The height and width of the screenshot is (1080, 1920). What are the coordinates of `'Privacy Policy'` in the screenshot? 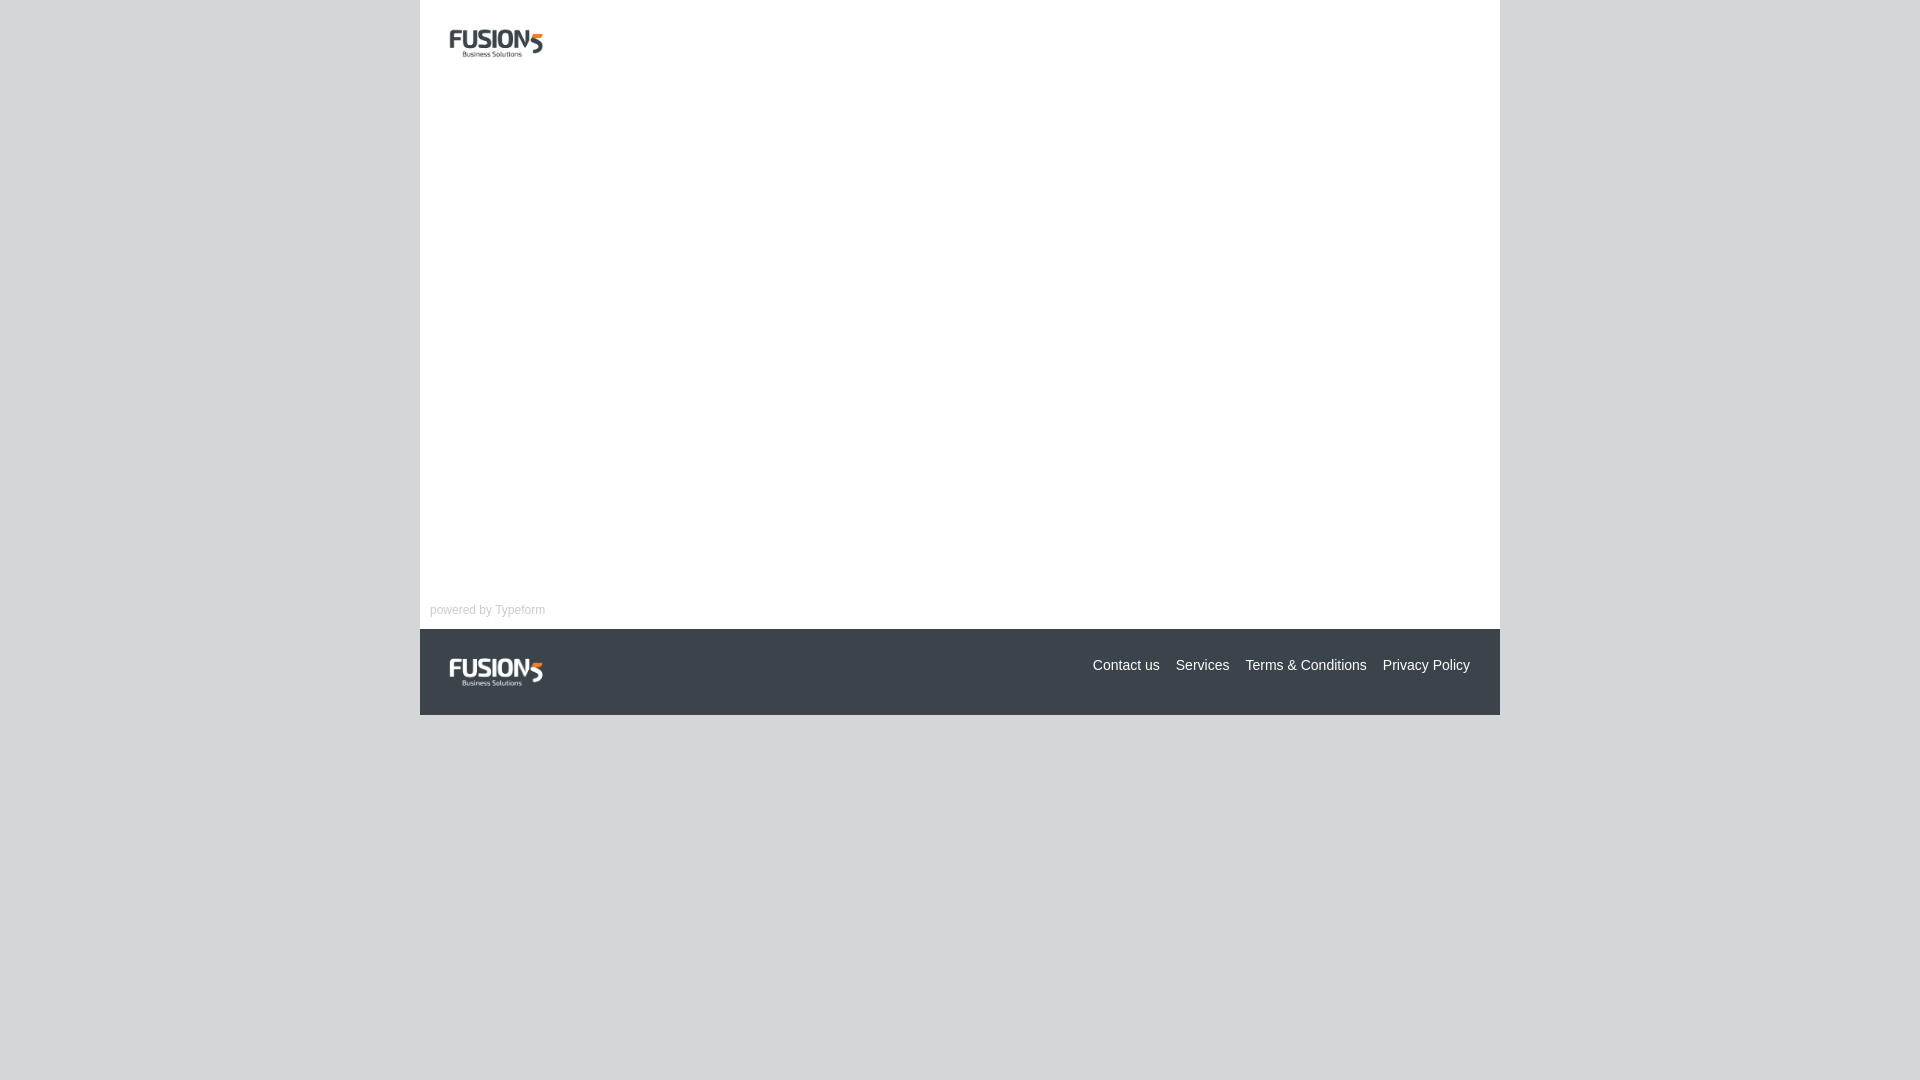 It's located at (1425, 664).